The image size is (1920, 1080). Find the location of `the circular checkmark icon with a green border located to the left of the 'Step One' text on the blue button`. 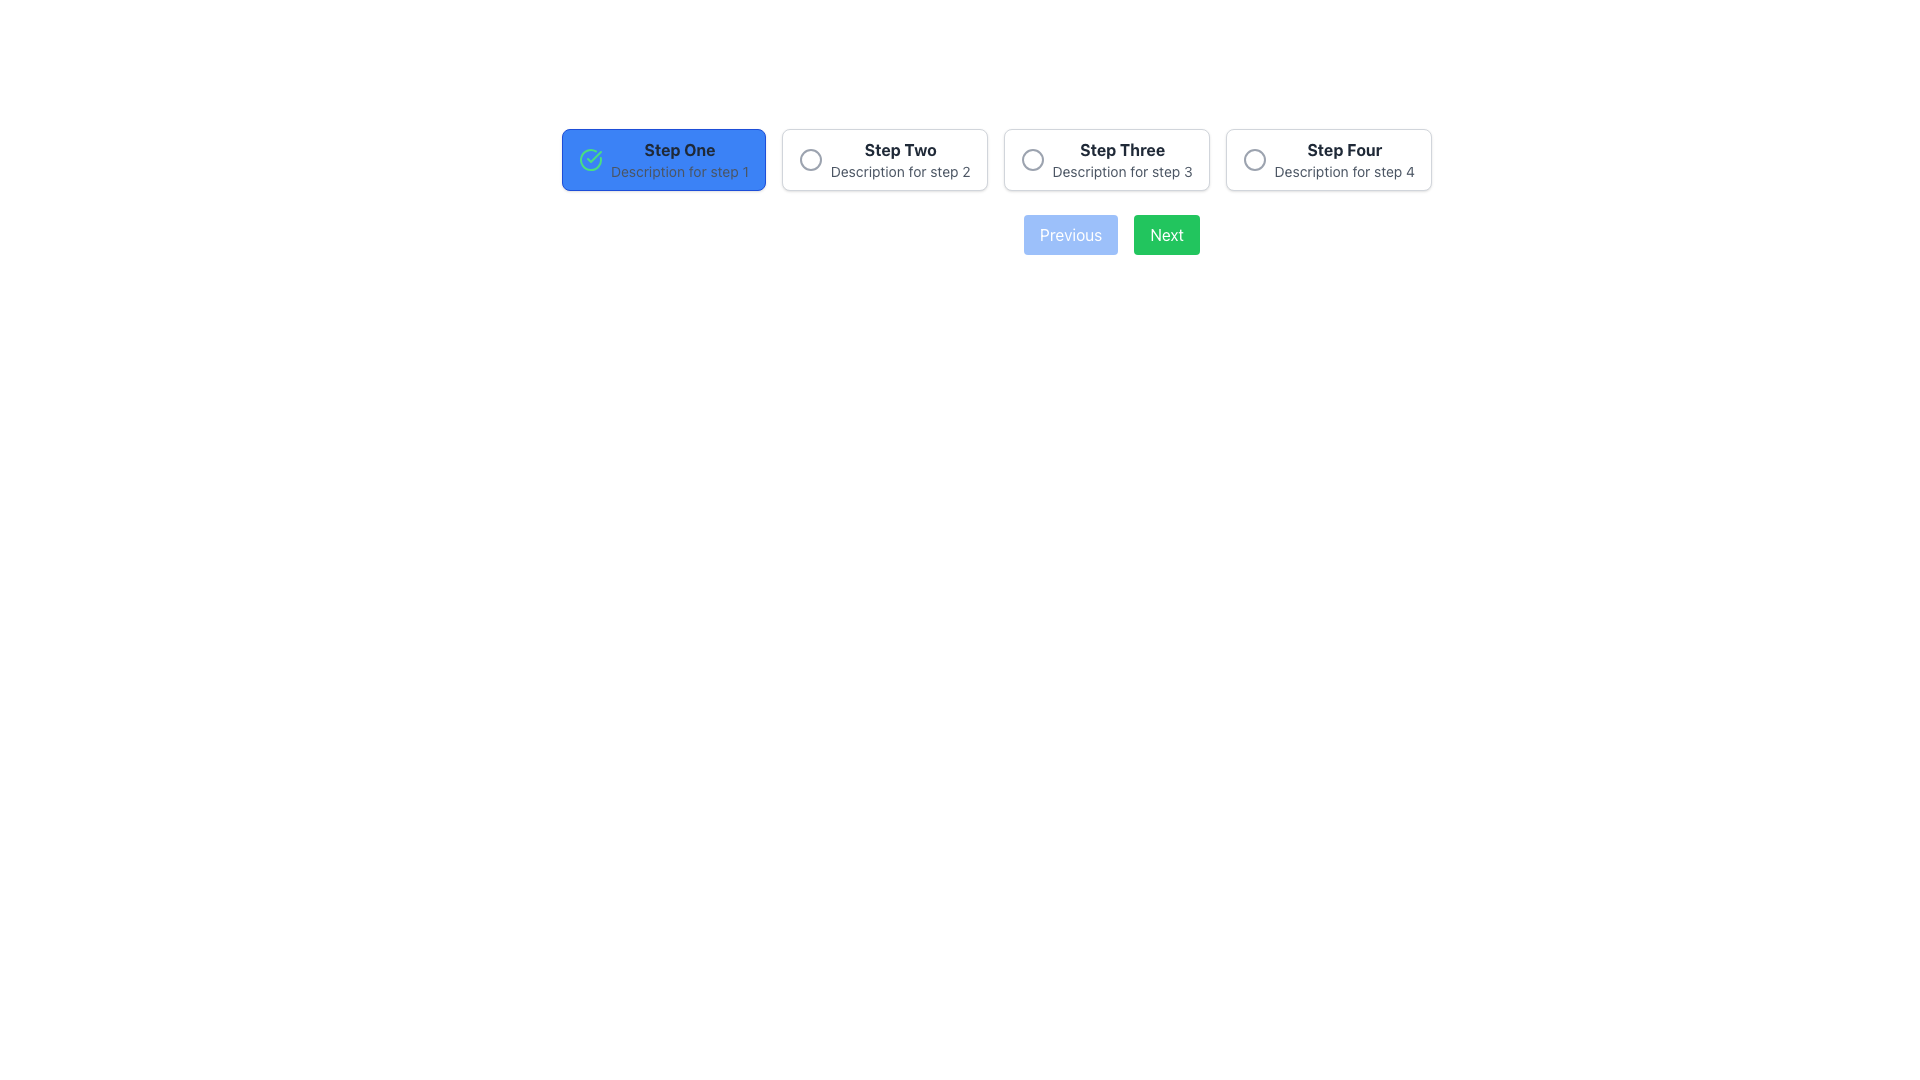

the circular checkmark icon with a green border located to the left of the 'Step One' text on the blue button is located at coordinates (589, 158).